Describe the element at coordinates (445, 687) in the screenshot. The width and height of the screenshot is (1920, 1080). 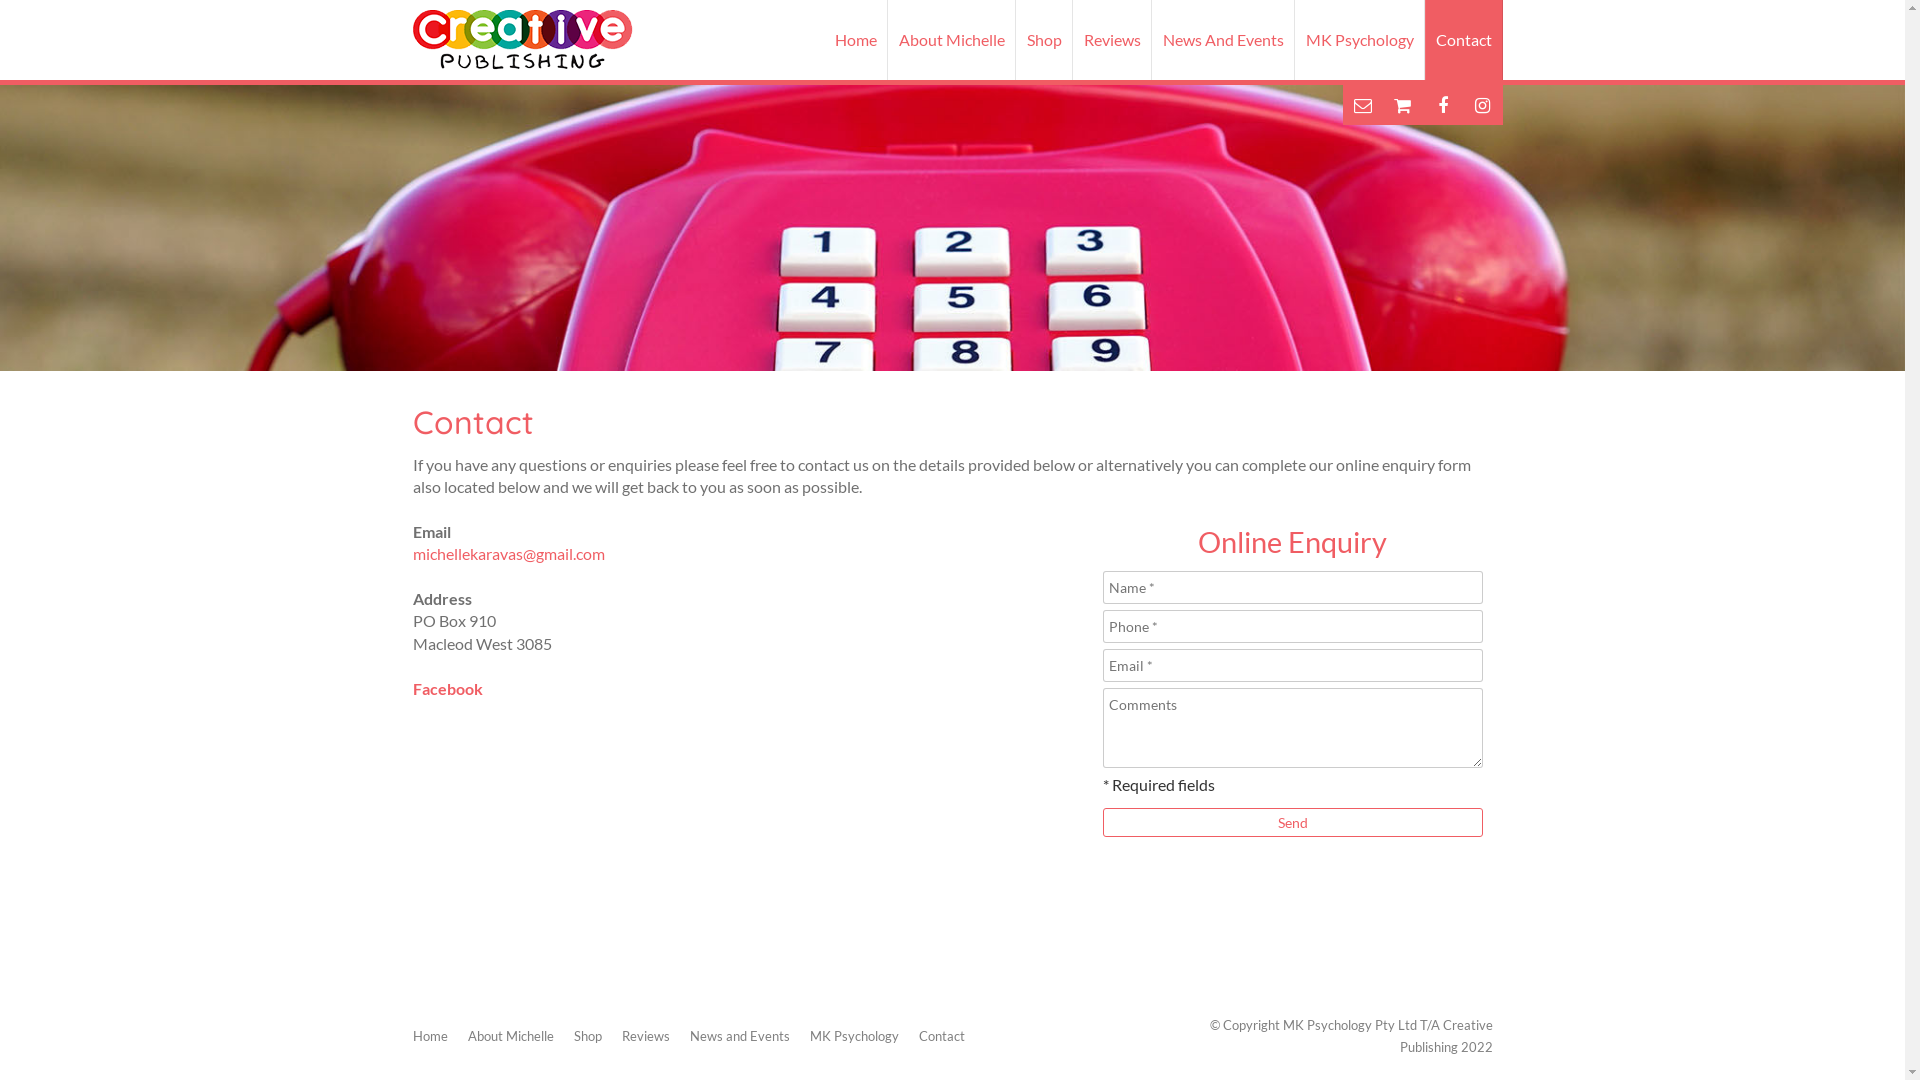
I see `'Facebook'` at that location.